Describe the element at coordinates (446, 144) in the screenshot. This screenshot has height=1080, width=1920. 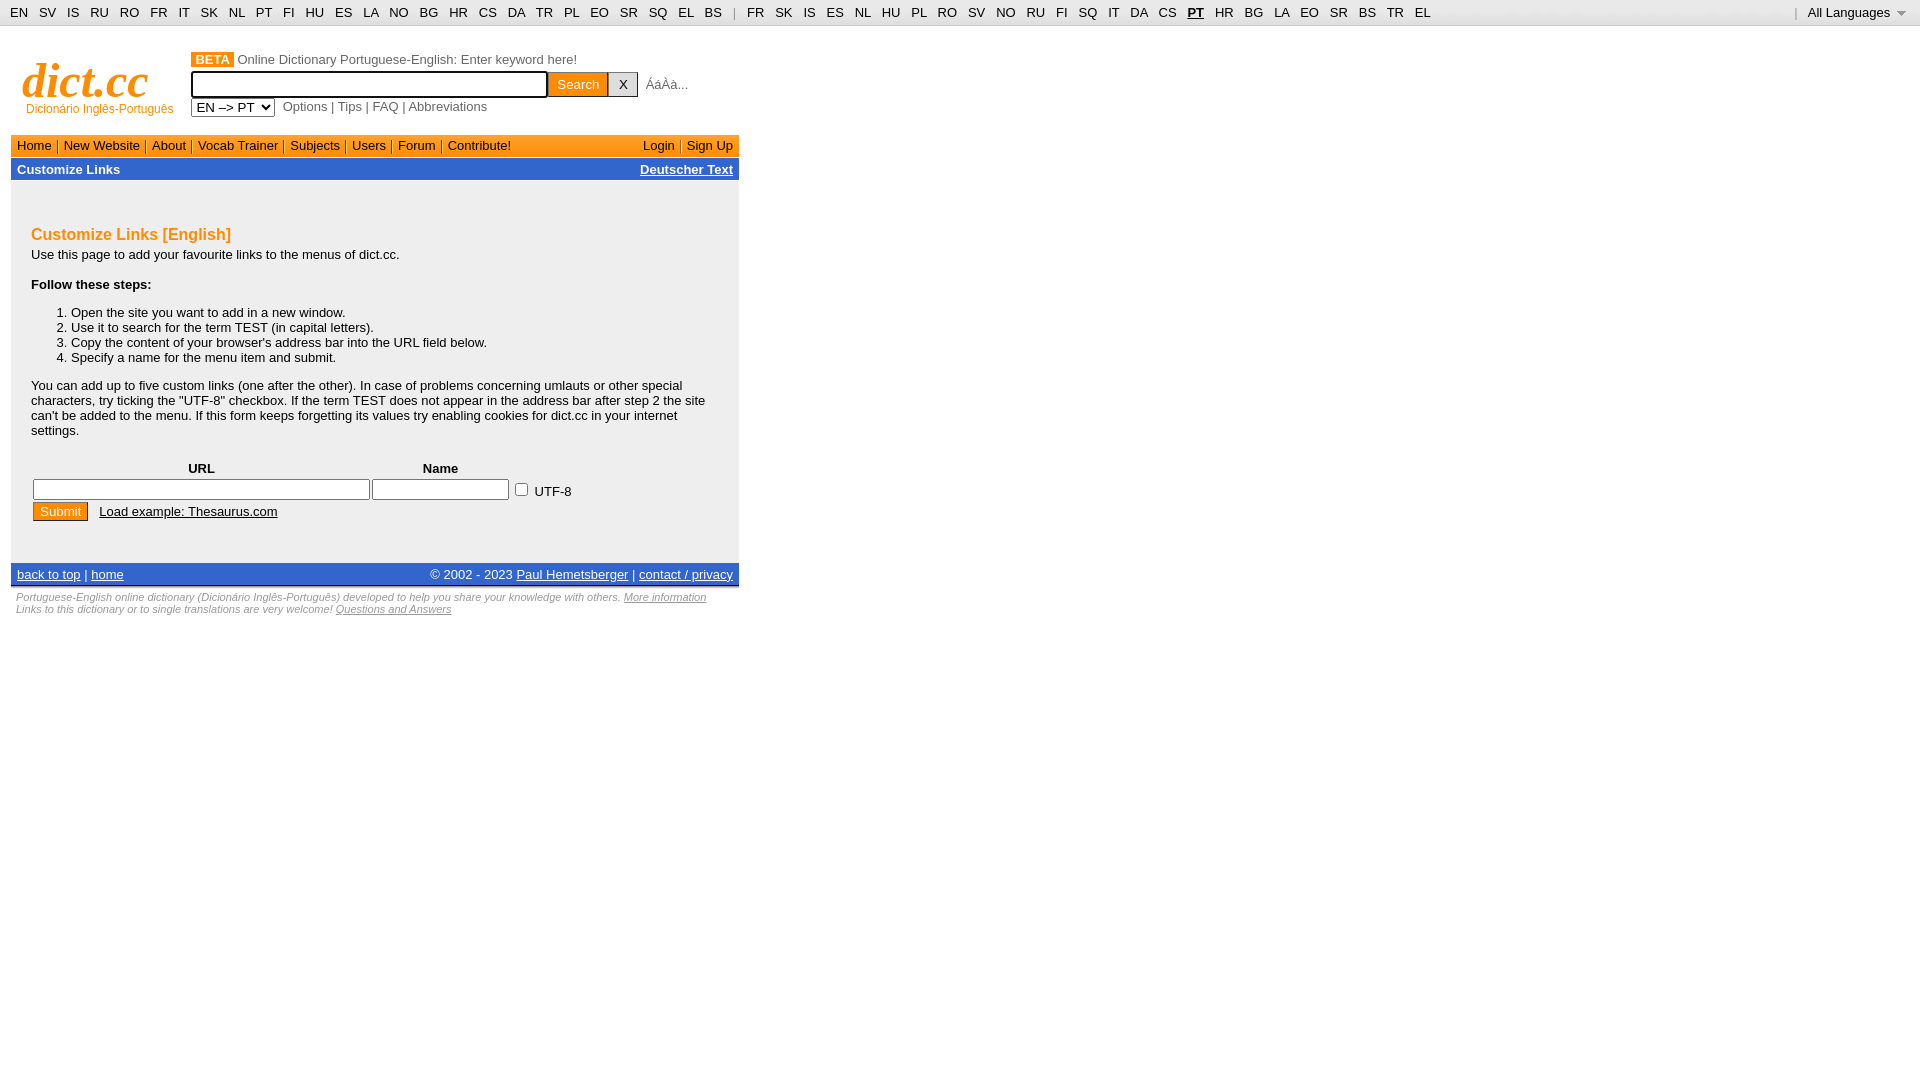
I see `'Contribute!'` at that location.